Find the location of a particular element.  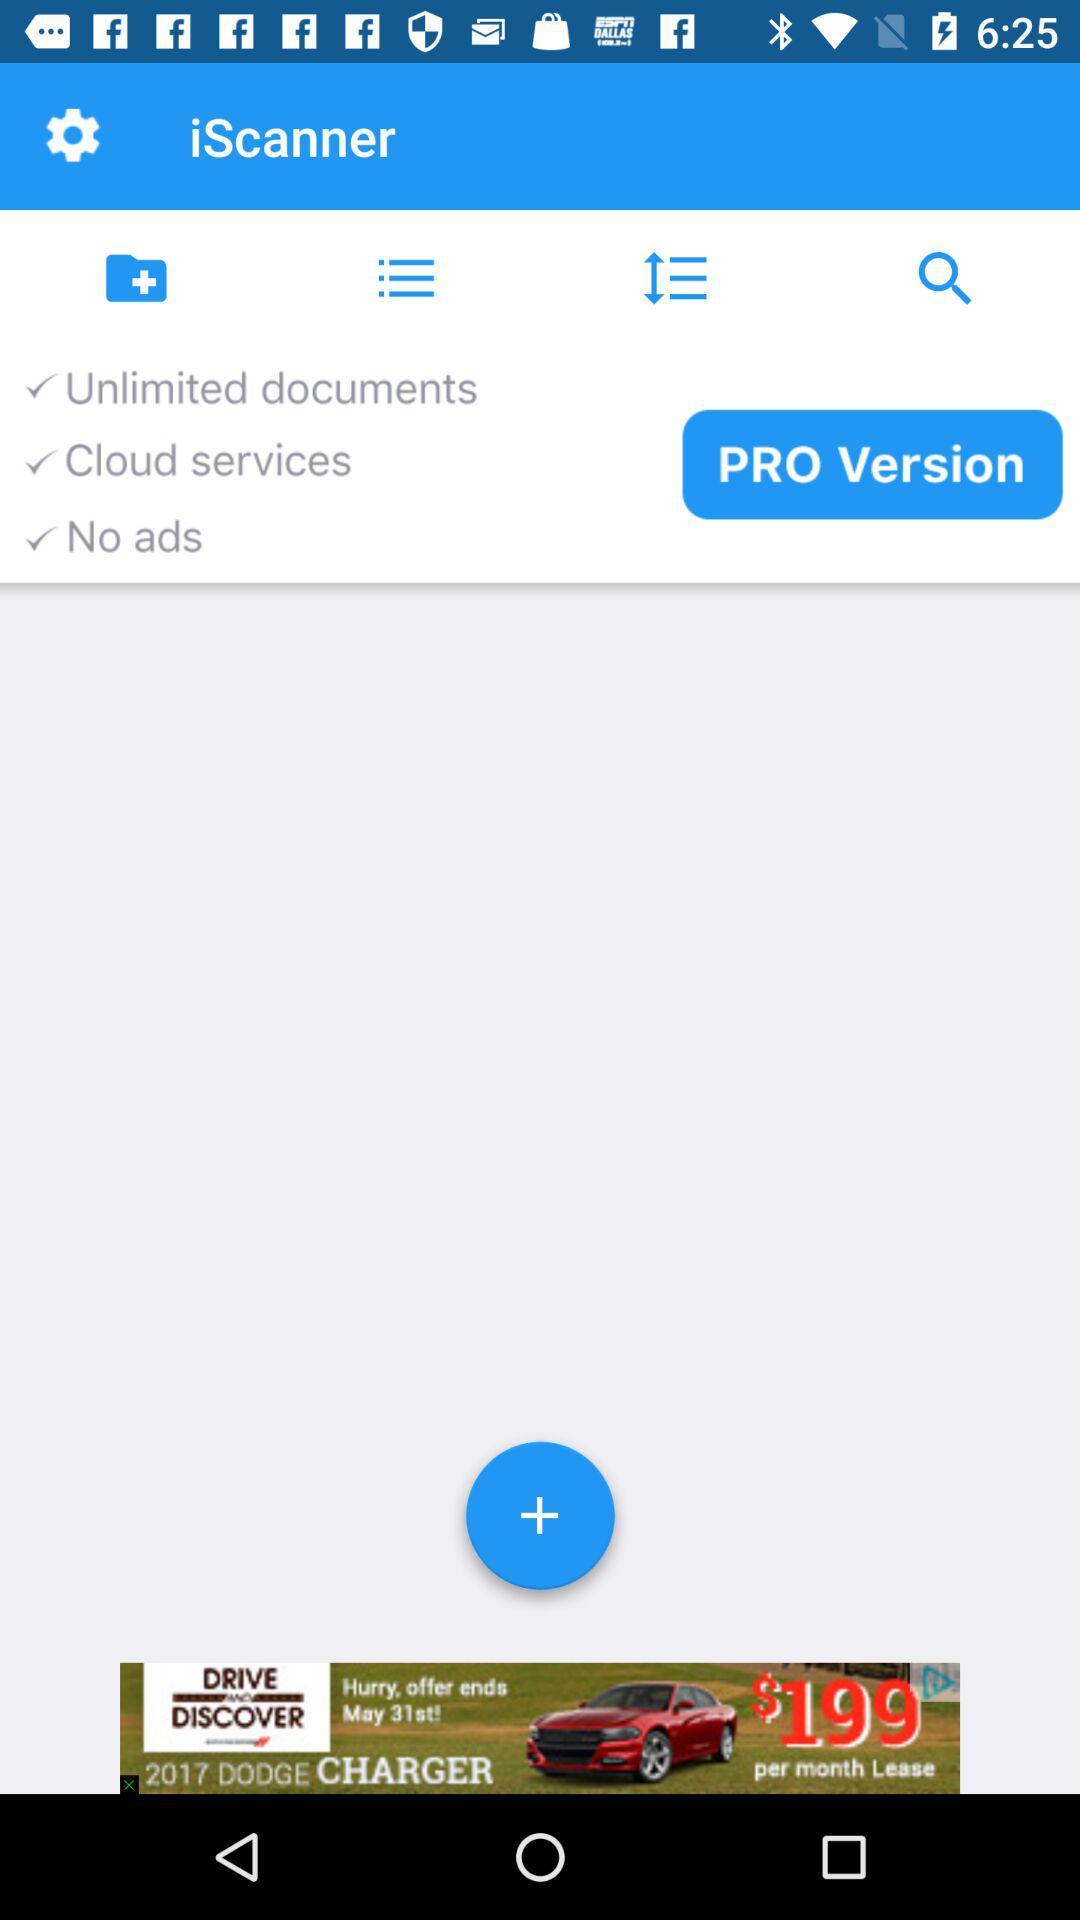

the item to the left of iscanner item is located at coordinates (72, 135).